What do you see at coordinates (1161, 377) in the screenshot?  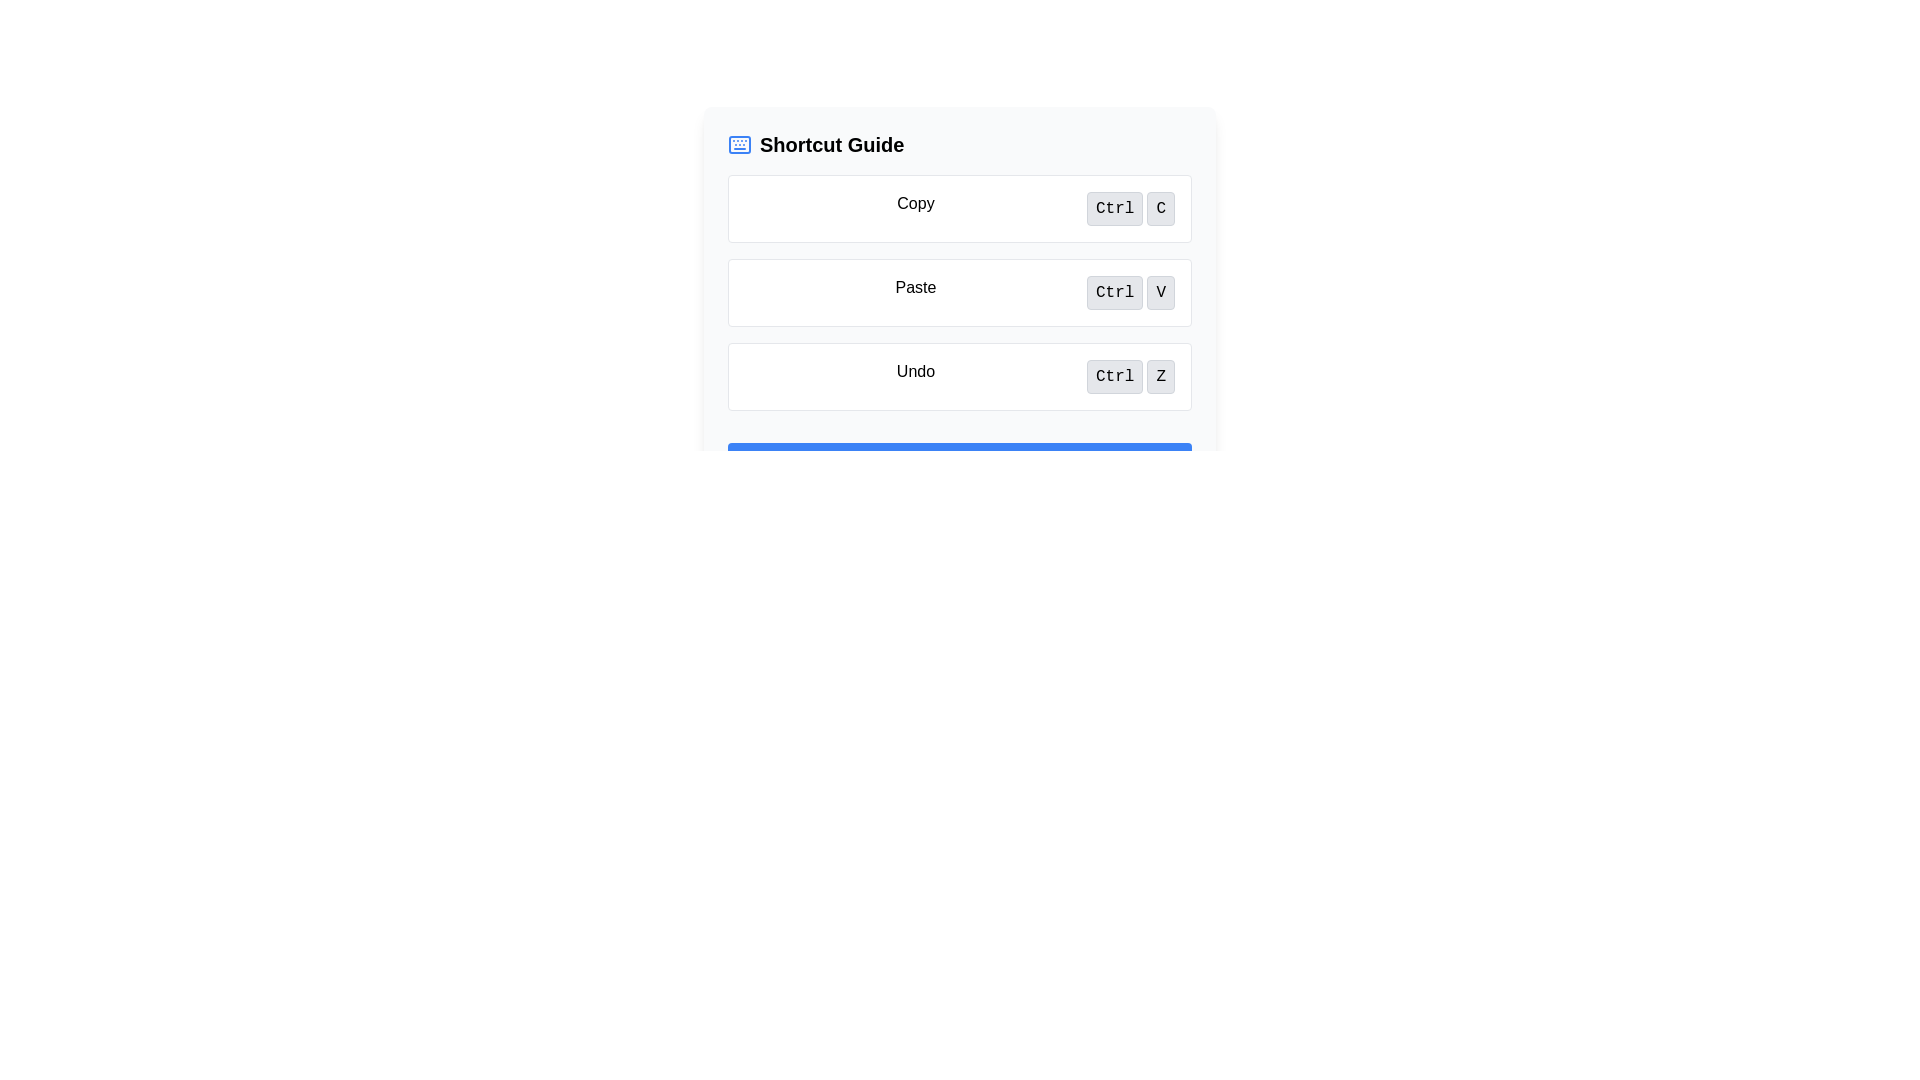 I see `the text content of the button displaying the shortcut key 'Z' for the 'Undo' action, which is part of a grouped button set aligned horizontally in the bottom row of the shortcut guide` at bounding box center [1161, 377].